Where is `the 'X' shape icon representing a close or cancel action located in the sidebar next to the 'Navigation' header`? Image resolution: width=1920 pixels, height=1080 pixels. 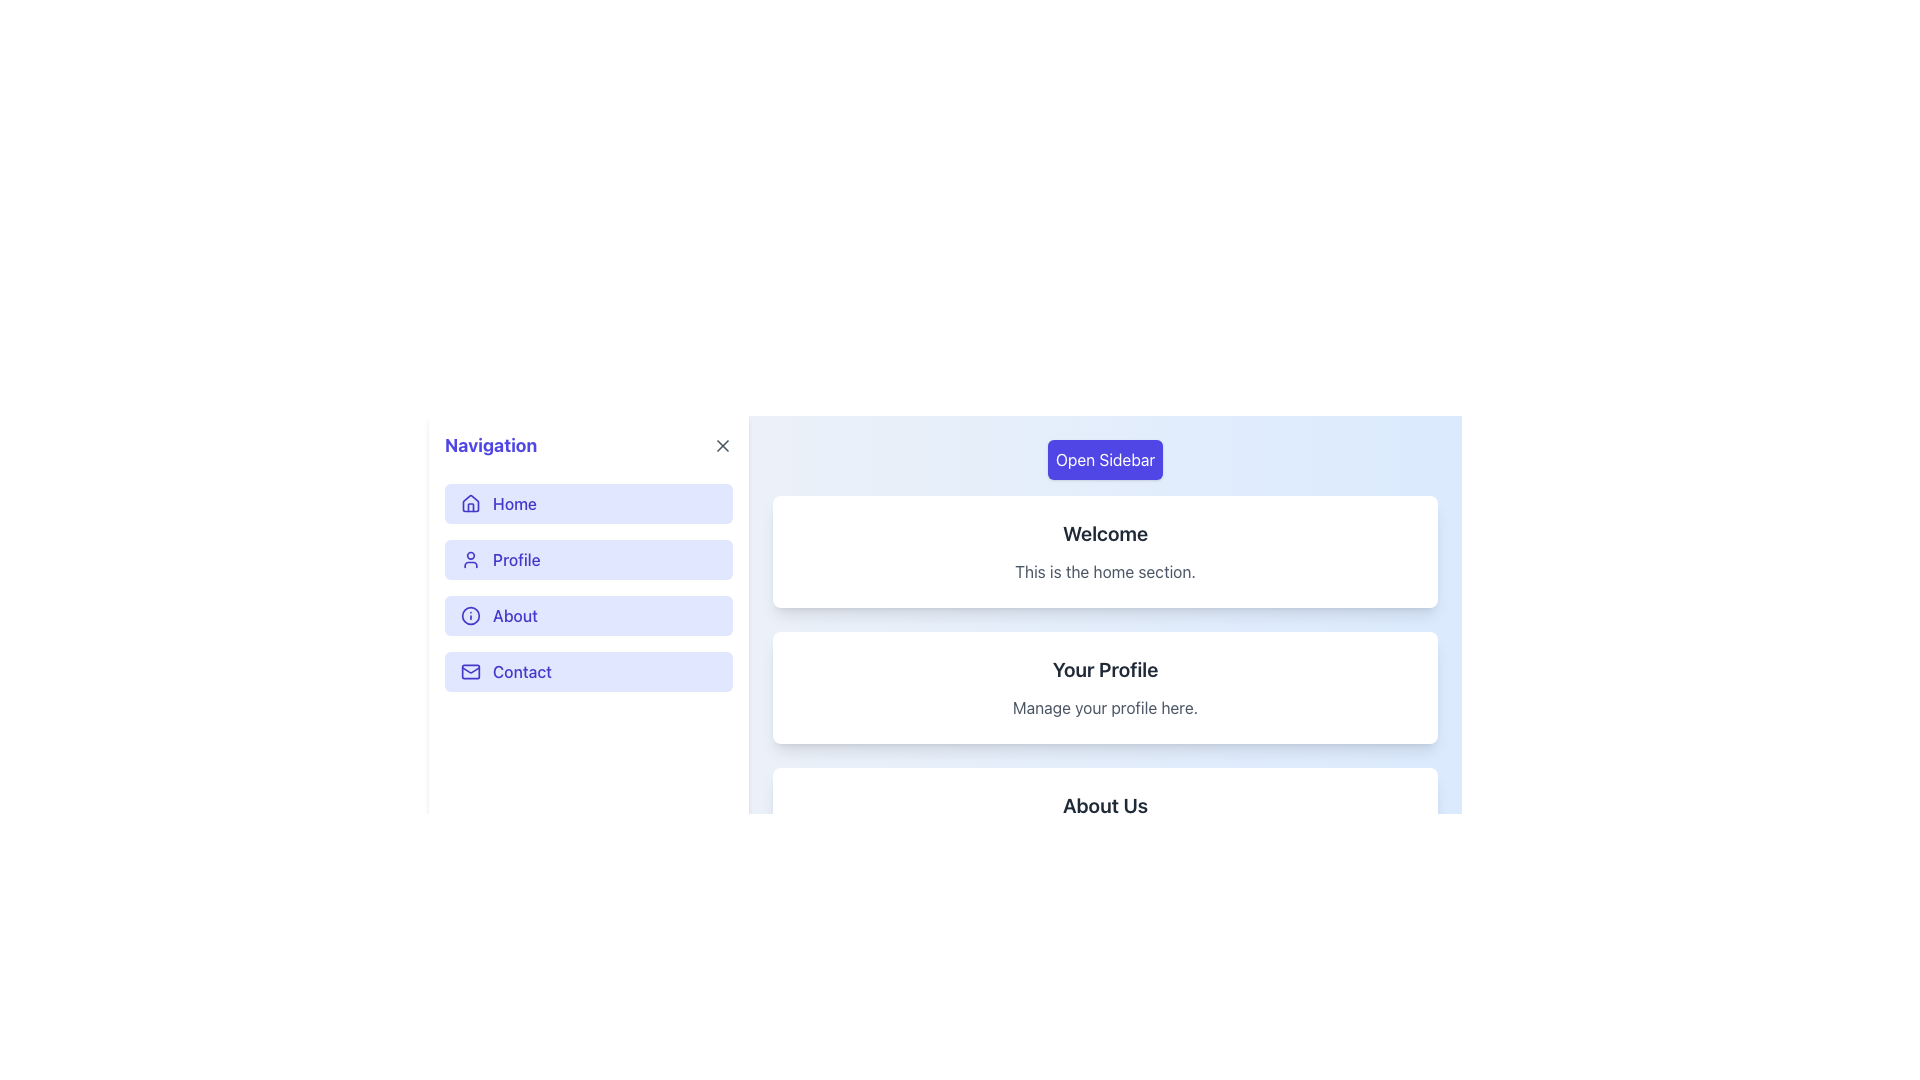 the 'X' shape icon representing a close or cancel action located in the sidebar next to the 'Navigation' header is located at coordinates (722, 445).